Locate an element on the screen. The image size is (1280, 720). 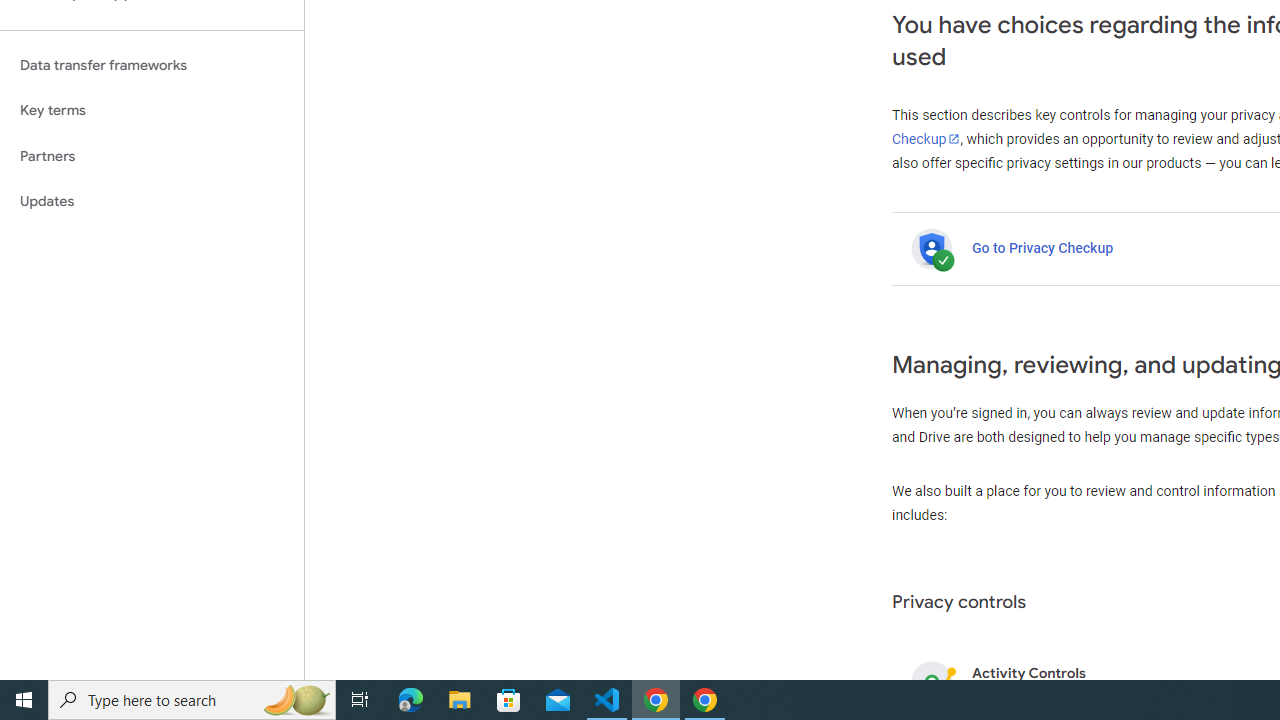
'Go to Privacy Checkup' is located at coordinates (1041, 247).